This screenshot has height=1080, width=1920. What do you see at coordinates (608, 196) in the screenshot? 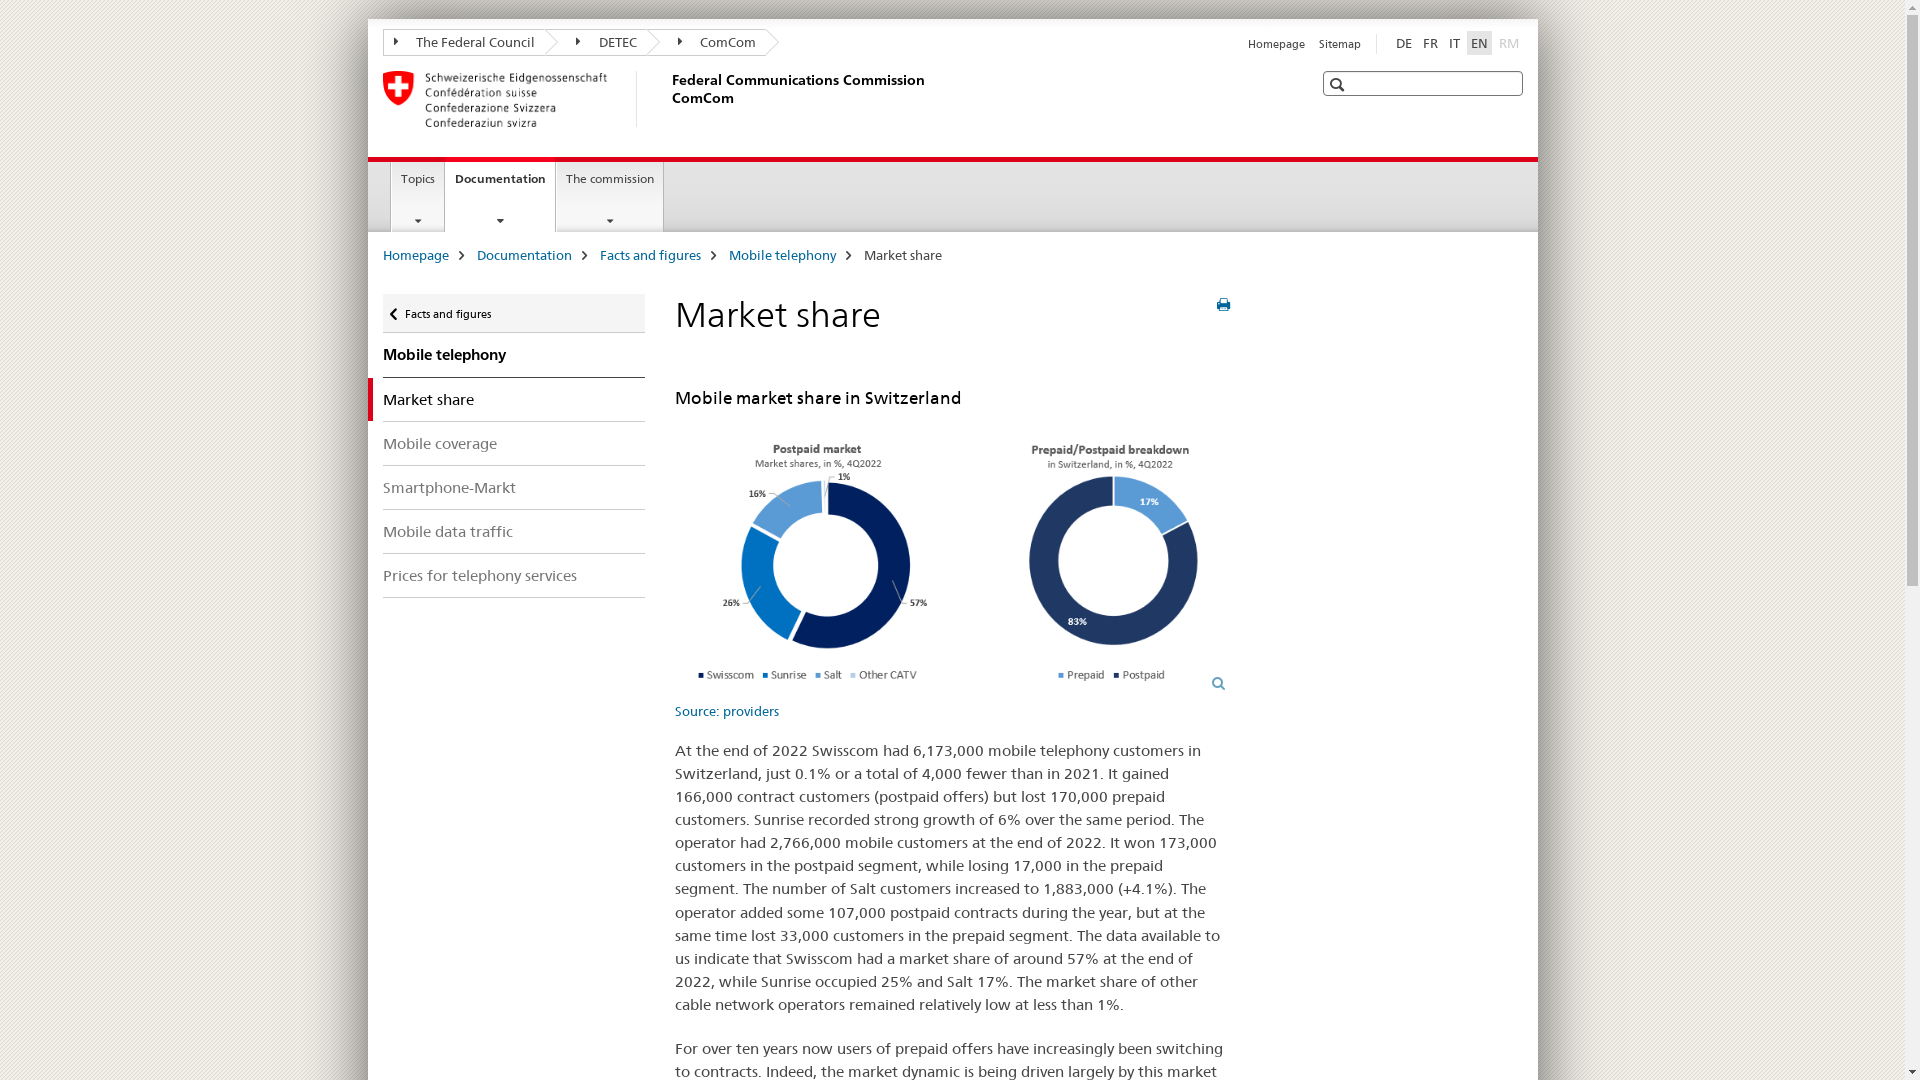
I see `'The commission'` at bounding box center [608, 196].